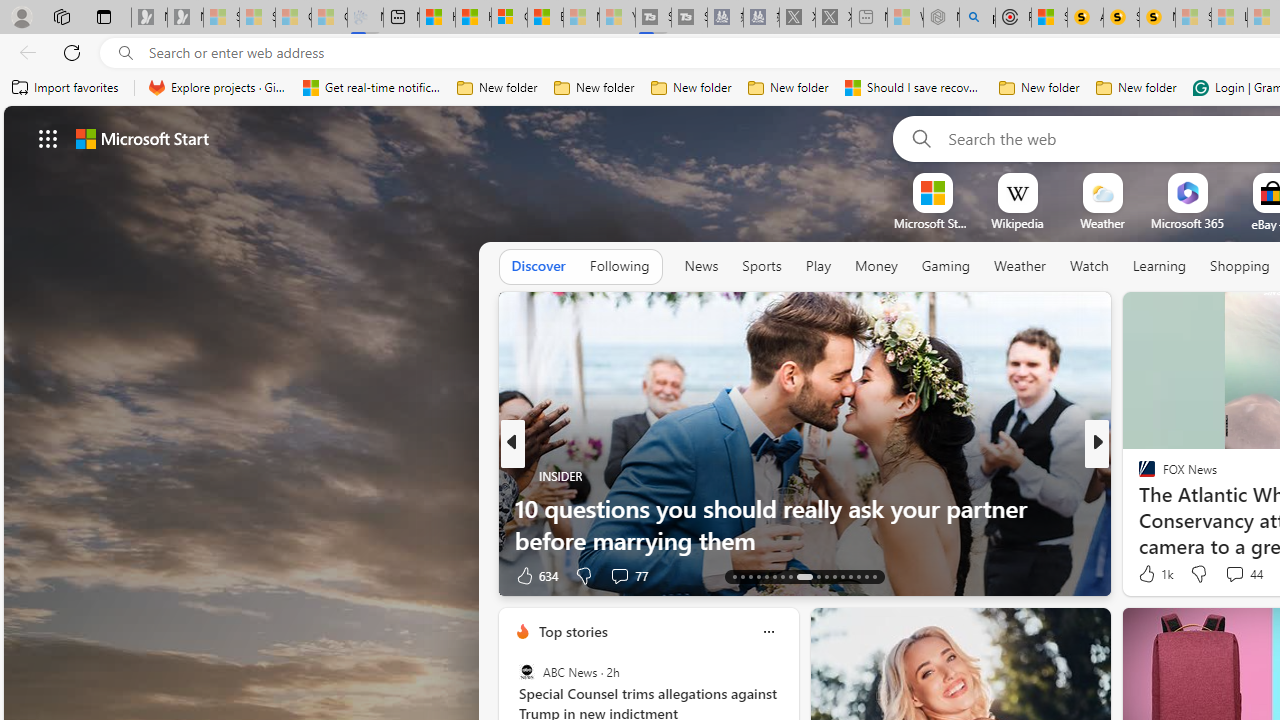  What do you see at coordinates (874, 577) in the screenshot?
I see `'AutomationID: tab-29'` at bounding box center [874, 577].